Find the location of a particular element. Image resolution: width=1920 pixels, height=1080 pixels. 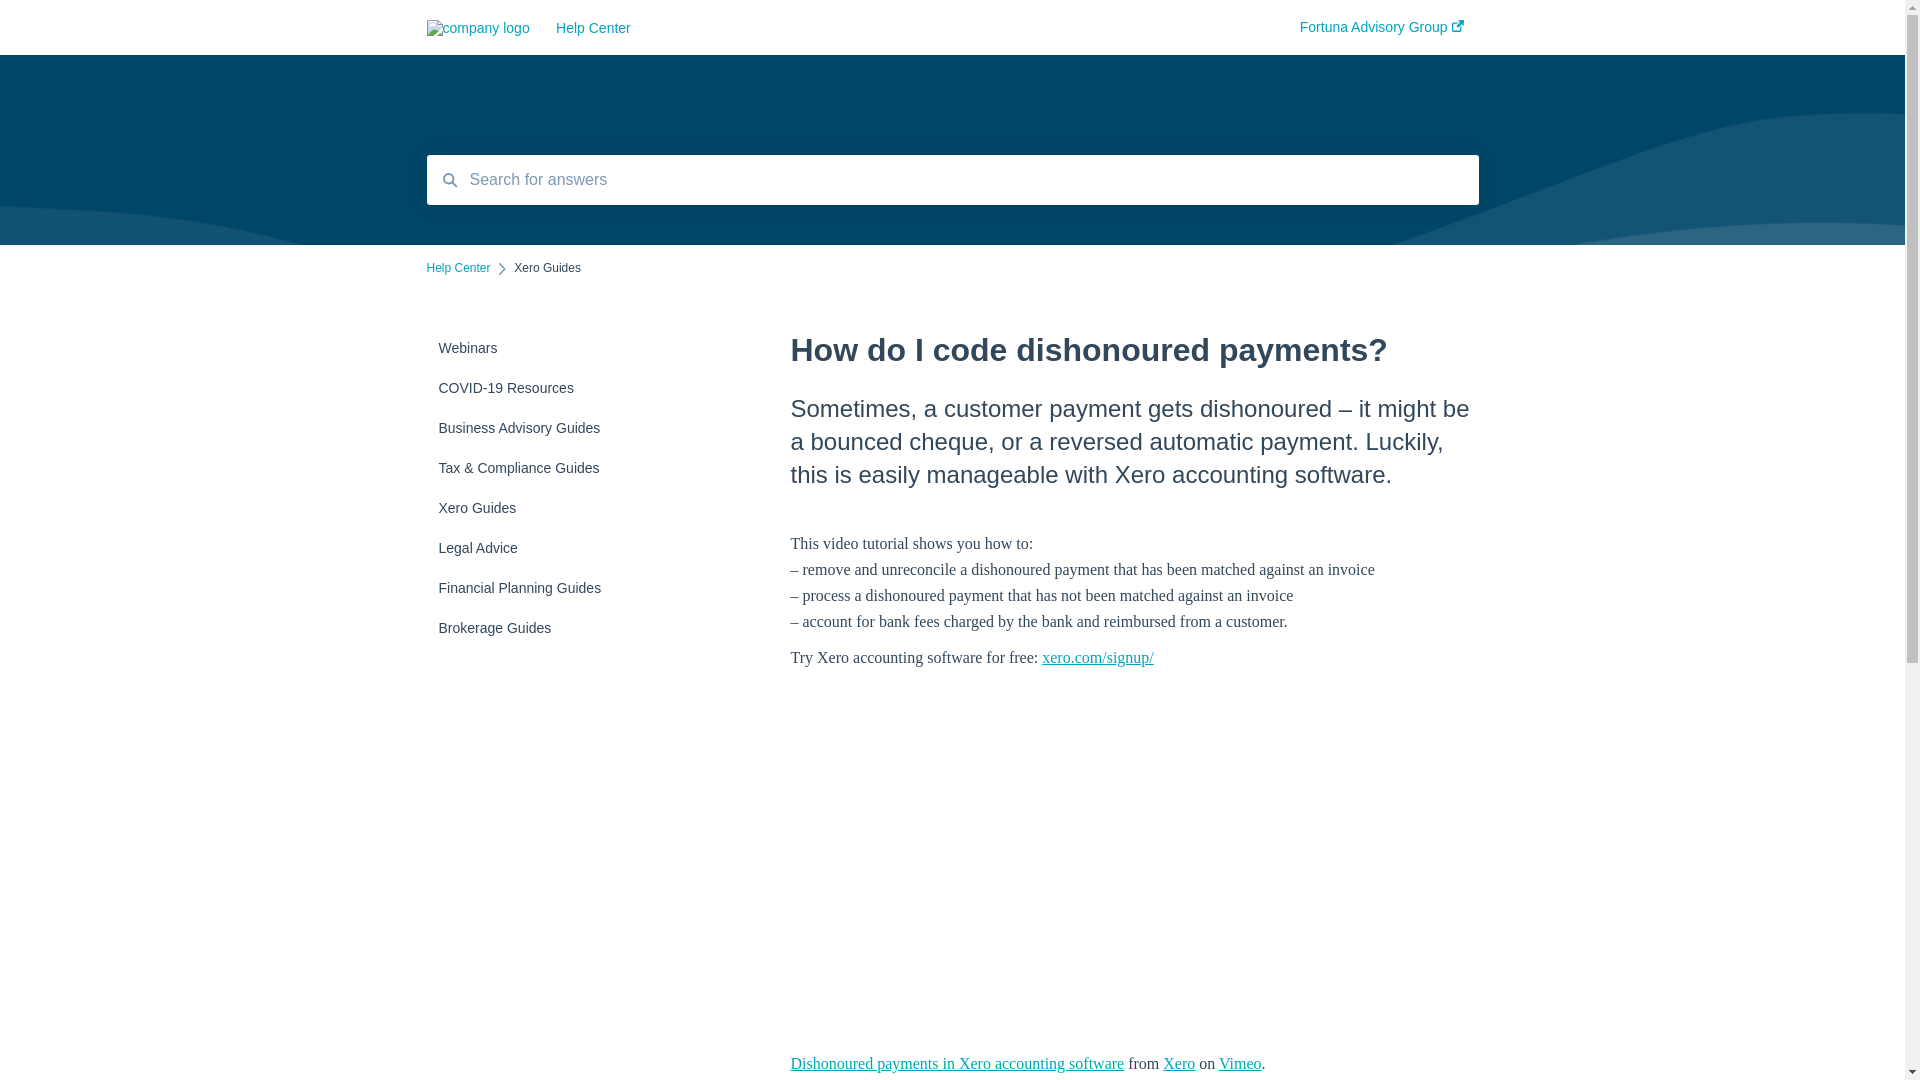

'xero.com/signup/' is located at coordinates (1097, 657).